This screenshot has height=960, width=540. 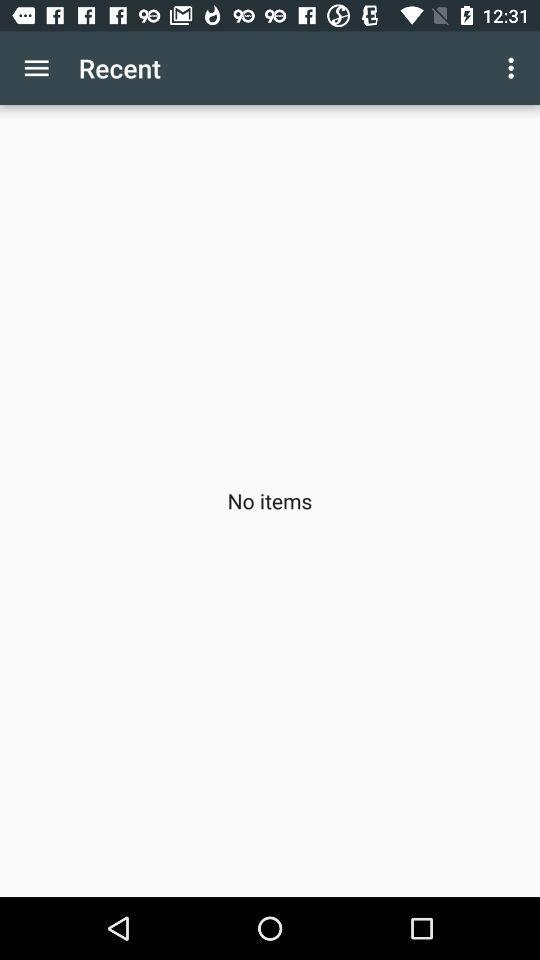 I want to click on icon at the top right corner, so click(x=513, y=68).